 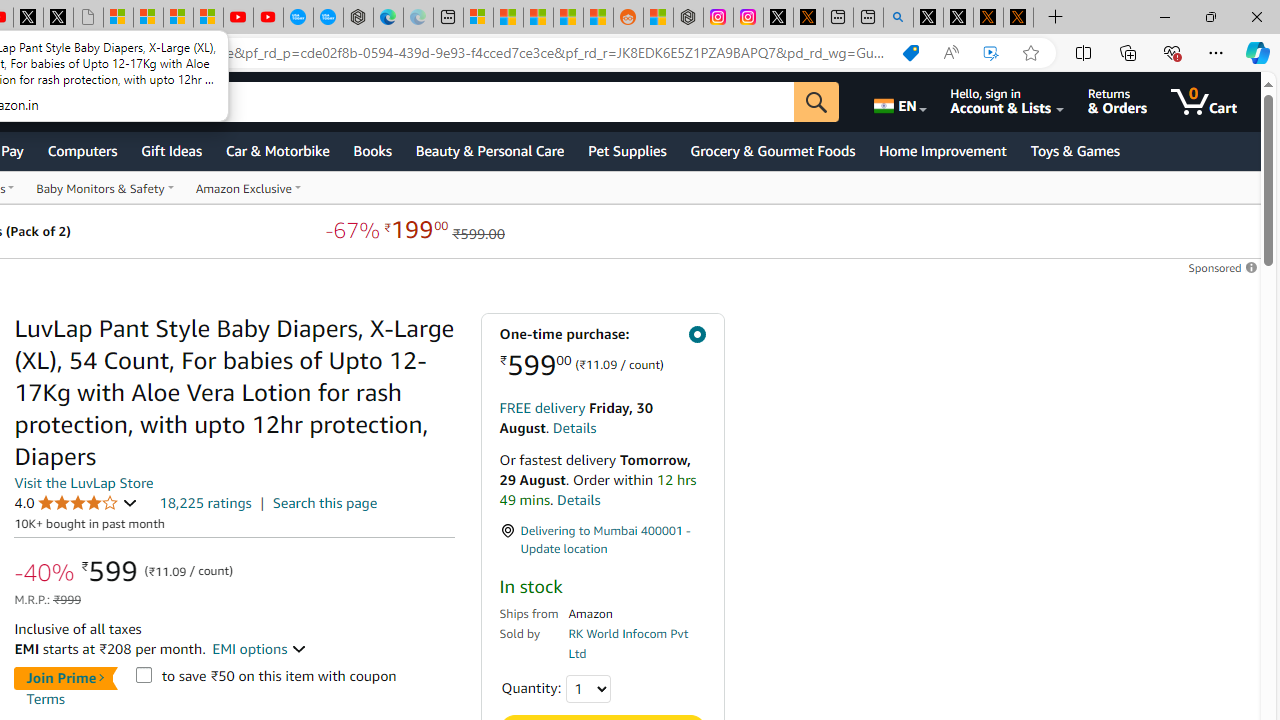 What do you see at coordinates (328, 17) in the screenshot?
I see `'The most popular Google '` at bounding box center [328, 17].